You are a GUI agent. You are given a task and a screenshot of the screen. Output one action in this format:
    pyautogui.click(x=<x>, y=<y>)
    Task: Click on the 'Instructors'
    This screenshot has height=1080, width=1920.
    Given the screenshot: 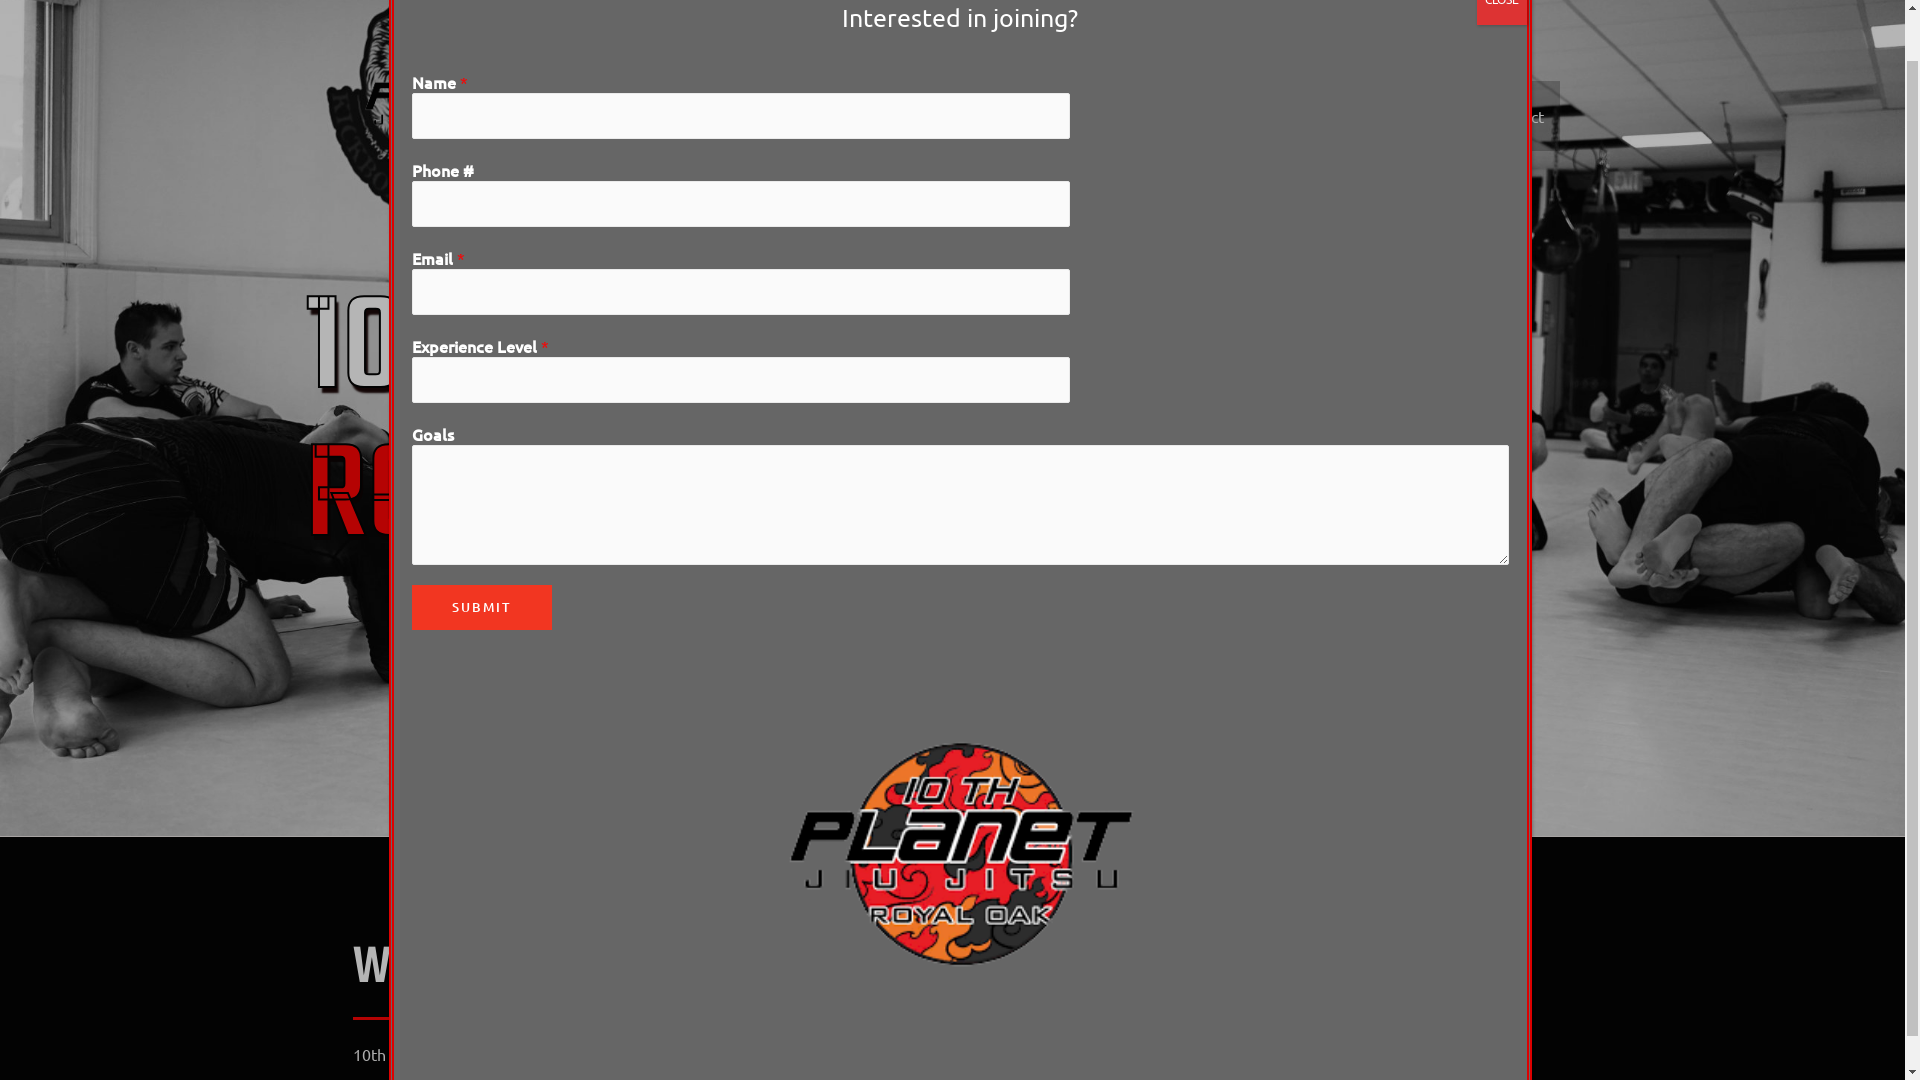 What is the action you would take?
    pyautogui.click(x=1156, y=115)
    